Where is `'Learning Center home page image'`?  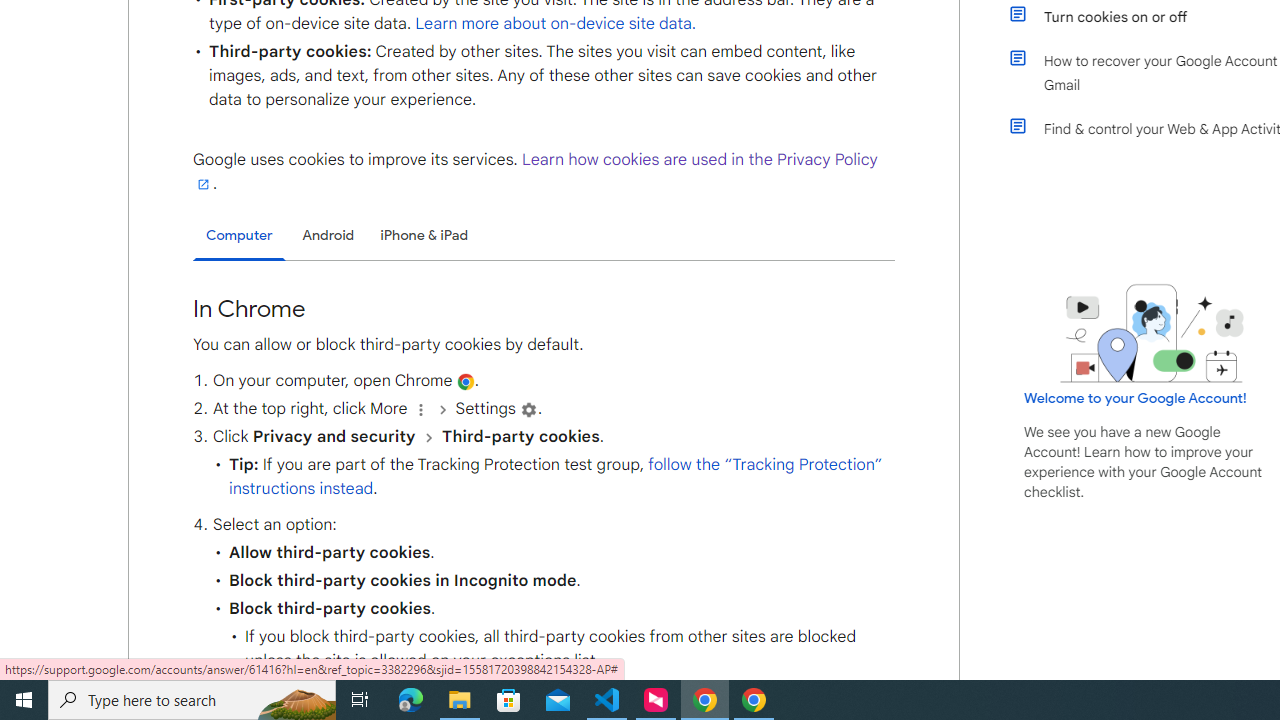 'Learning Center home page image' is located at coordinates (1152, 332).